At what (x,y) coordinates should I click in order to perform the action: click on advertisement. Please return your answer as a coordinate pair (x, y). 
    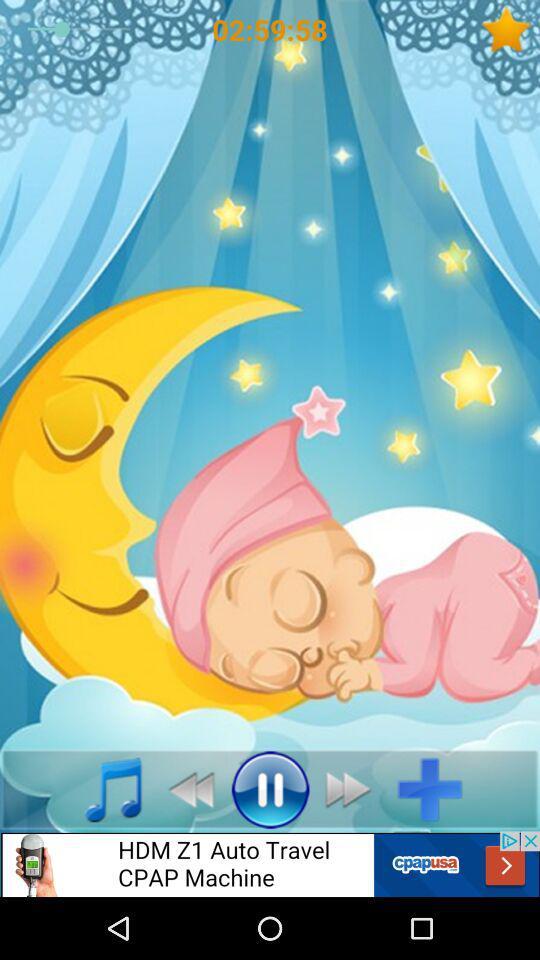
    Looking at the image, I should click on (270, 863).